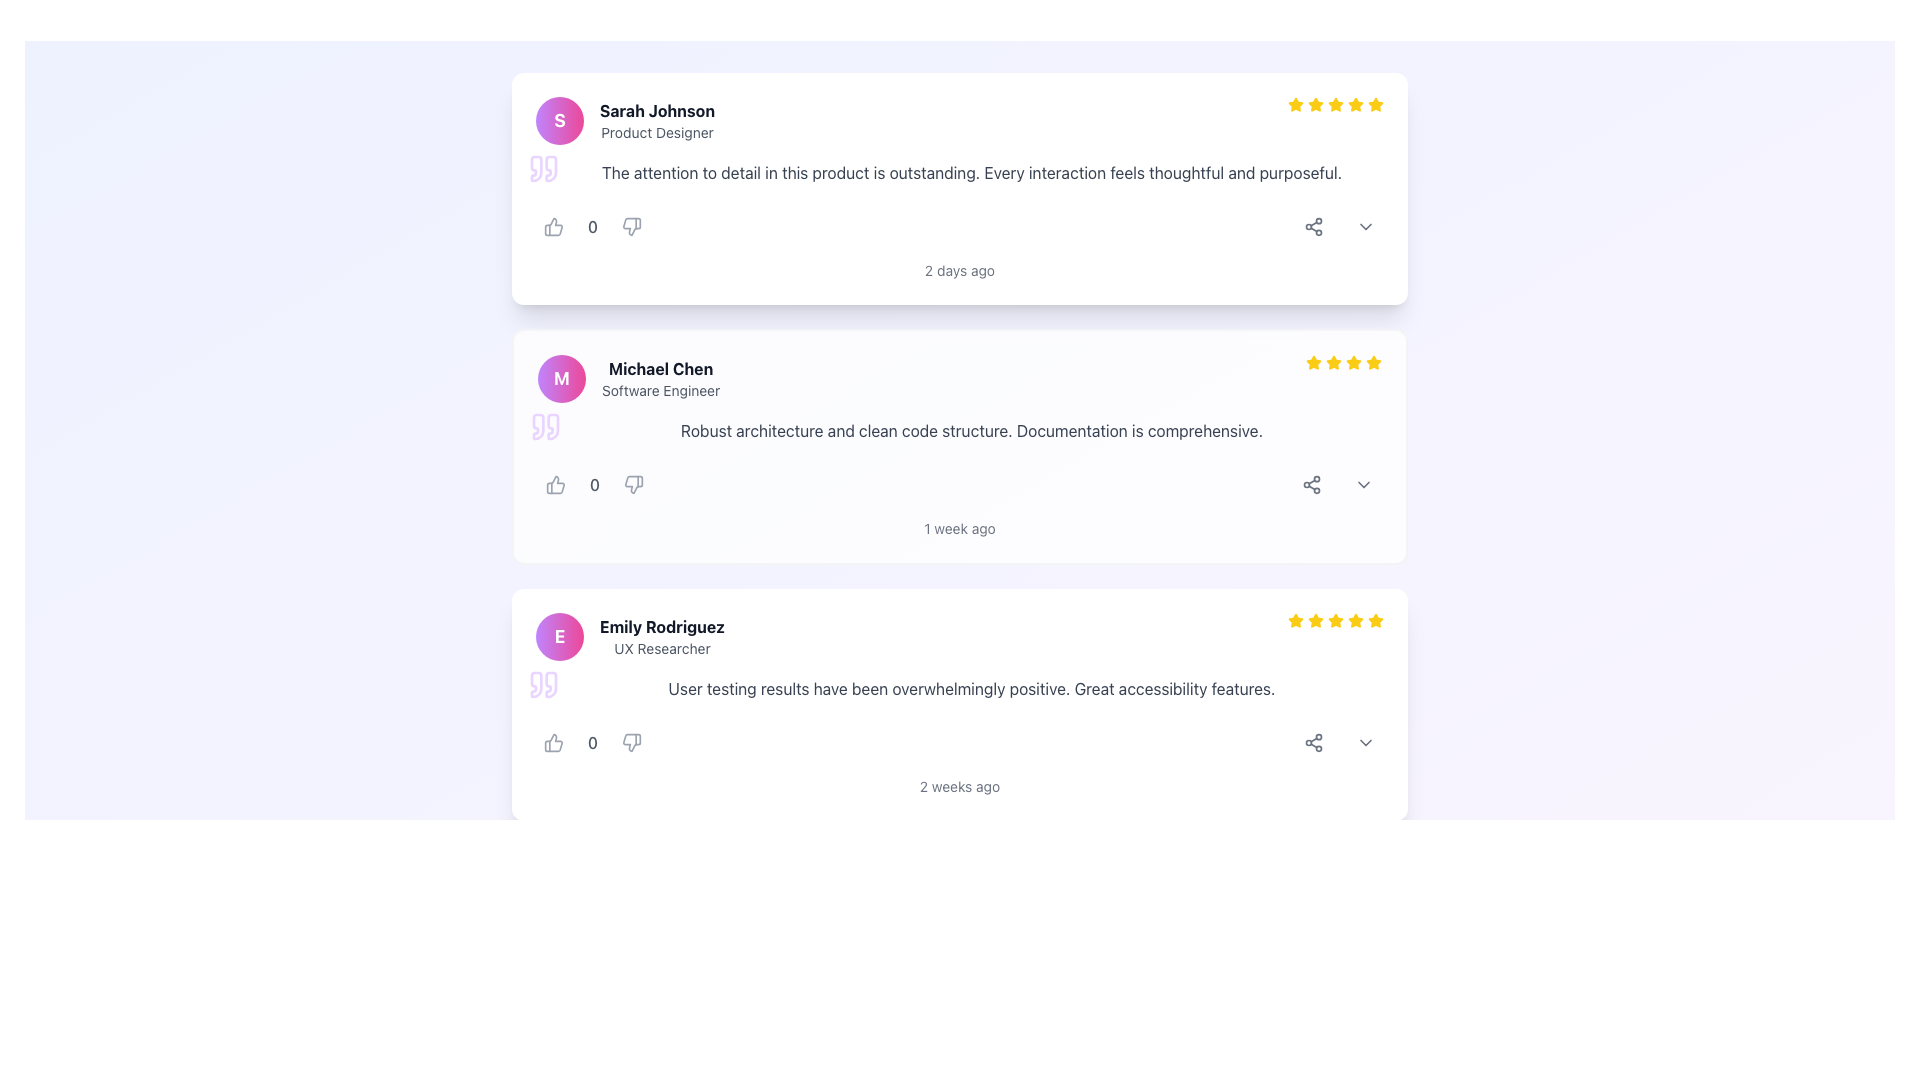 Image resolution: width=1920 pixels, height=1080 pixels. I want to click on the small circular button with a light gray thumbs-up icon at its center, located in the second comment card under the comment text, to like the comment, so click(556, 485).